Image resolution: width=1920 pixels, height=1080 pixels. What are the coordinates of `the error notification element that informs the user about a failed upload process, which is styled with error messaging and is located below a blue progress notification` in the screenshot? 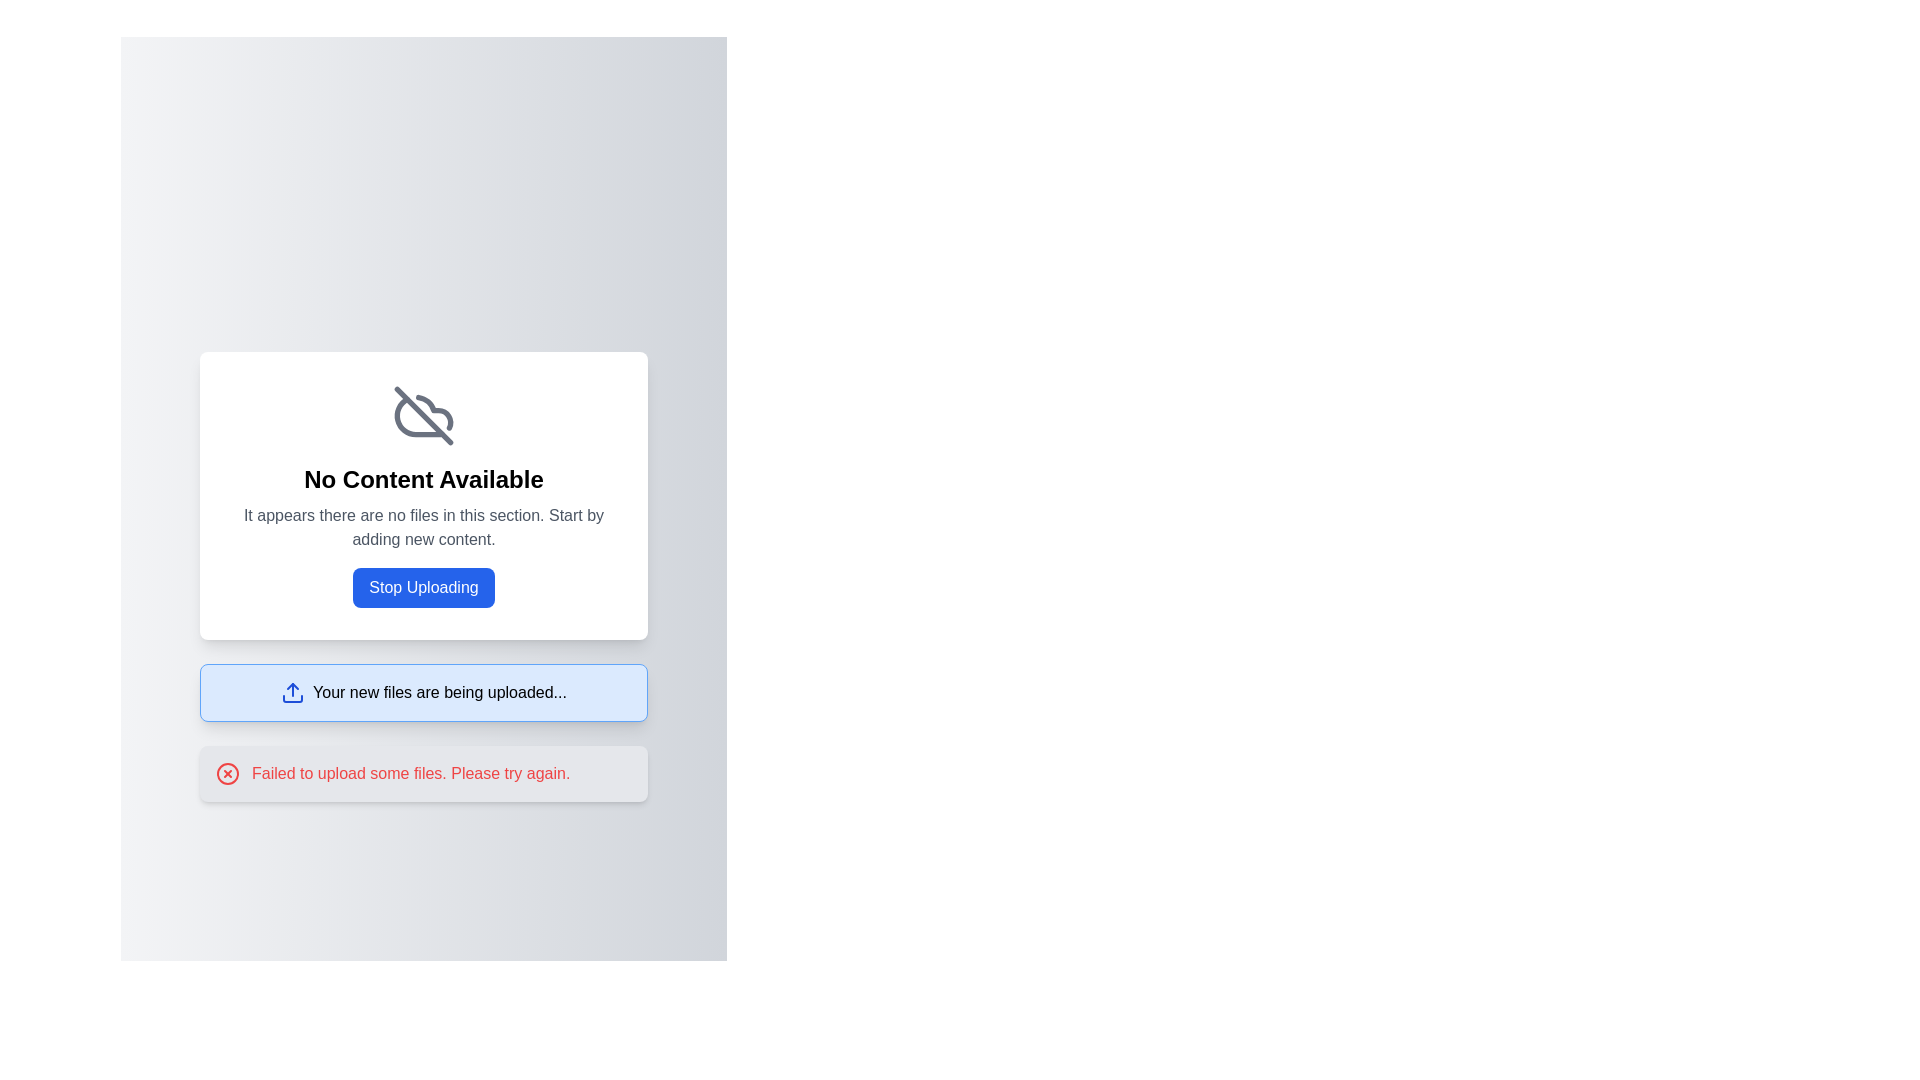 It's located at (422, 773).